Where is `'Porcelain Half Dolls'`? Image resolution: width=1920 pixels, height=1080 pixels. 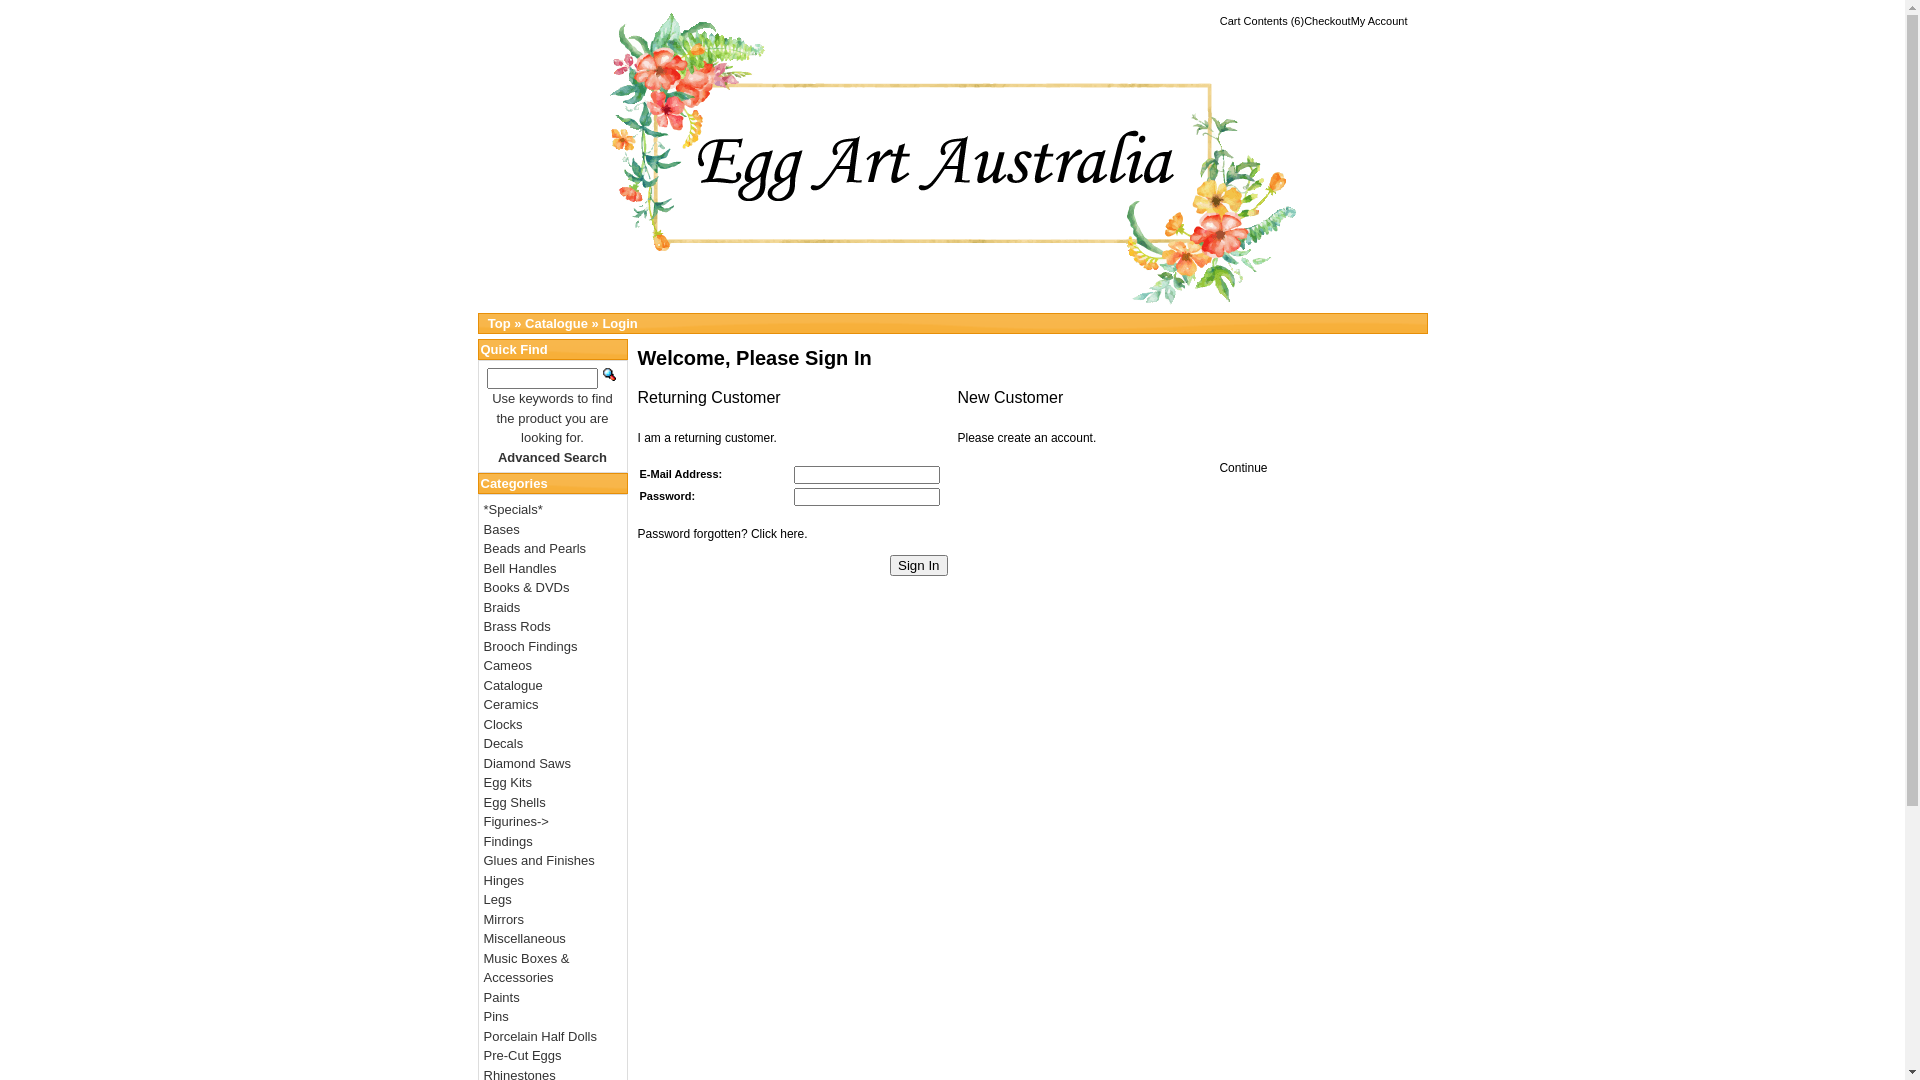 'Porcelain Half Dolls' is located at coordinates (484, 1035).